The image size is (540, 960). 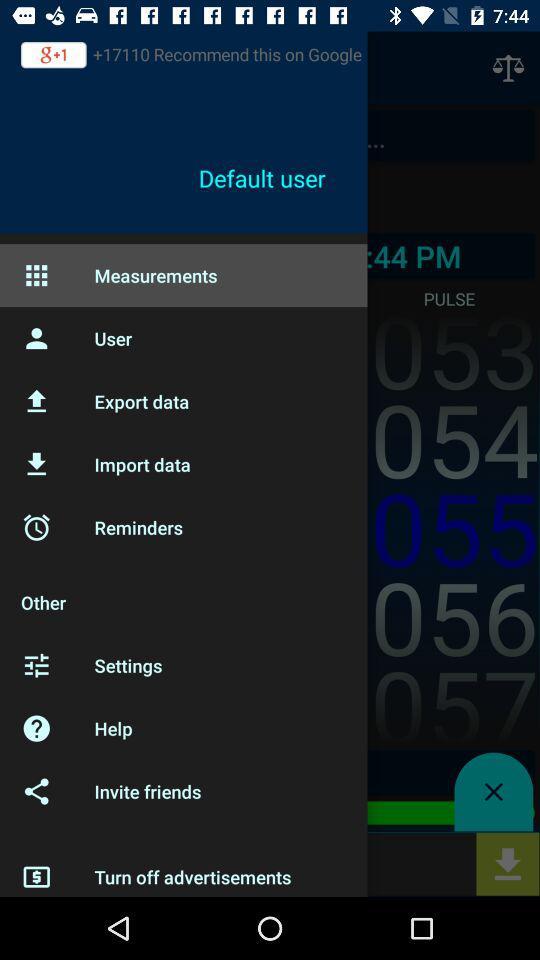 What do you see at coordinates (492, 792) in the screenshot?
I see `the close icon` at bounding box center [492, 792].